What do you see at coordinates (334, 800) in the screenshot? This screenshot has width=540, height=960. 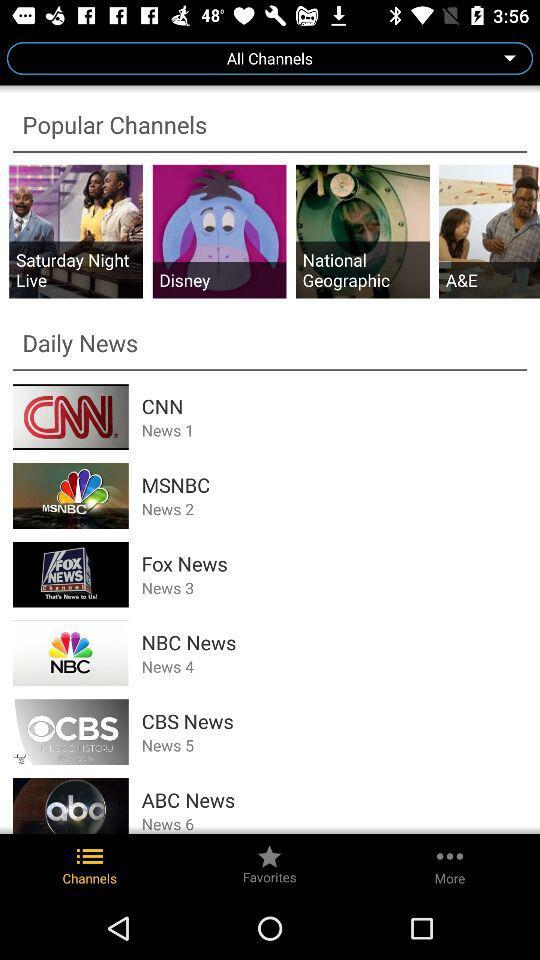 I see `the abc news app` at bounding box center [334, 800].